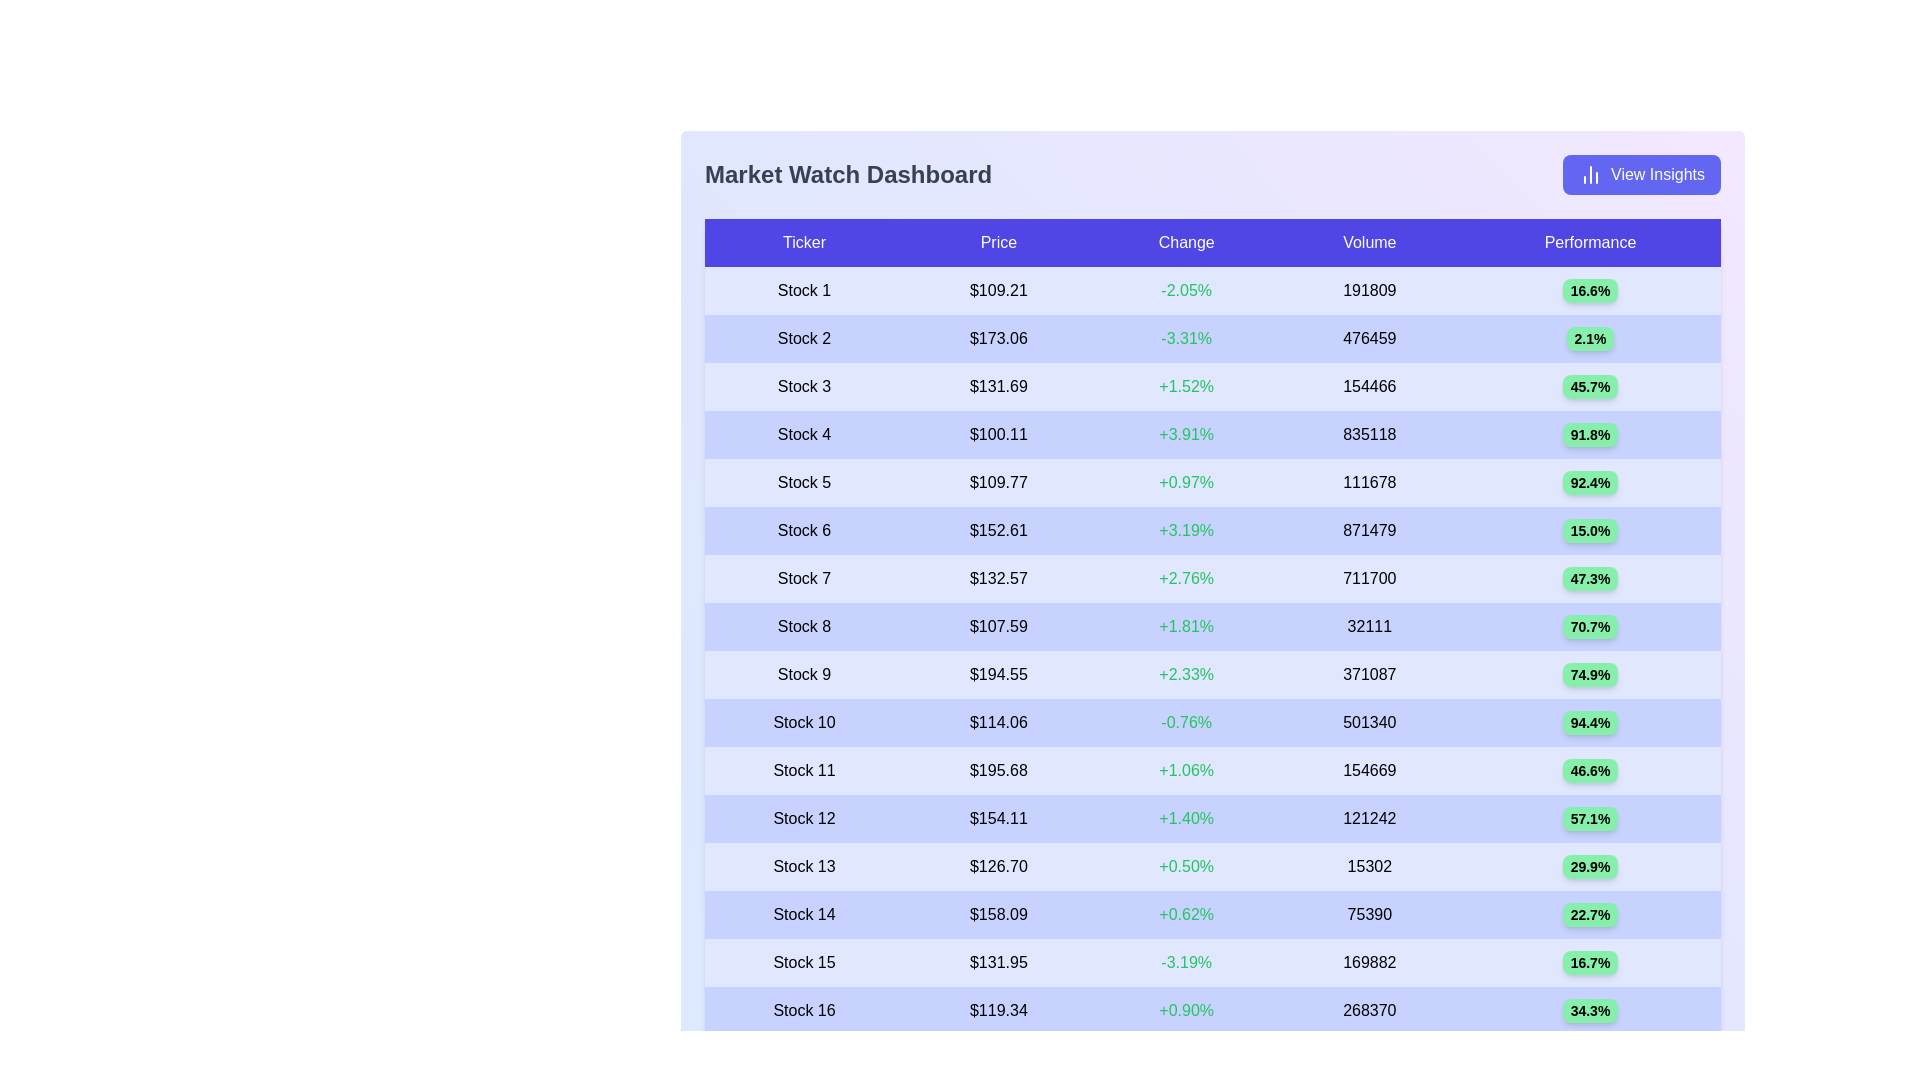 Image resolution: width=1920 pixels, height=1080 pixels. I want to click on the 'View Insights' button, so click(1641, 173).